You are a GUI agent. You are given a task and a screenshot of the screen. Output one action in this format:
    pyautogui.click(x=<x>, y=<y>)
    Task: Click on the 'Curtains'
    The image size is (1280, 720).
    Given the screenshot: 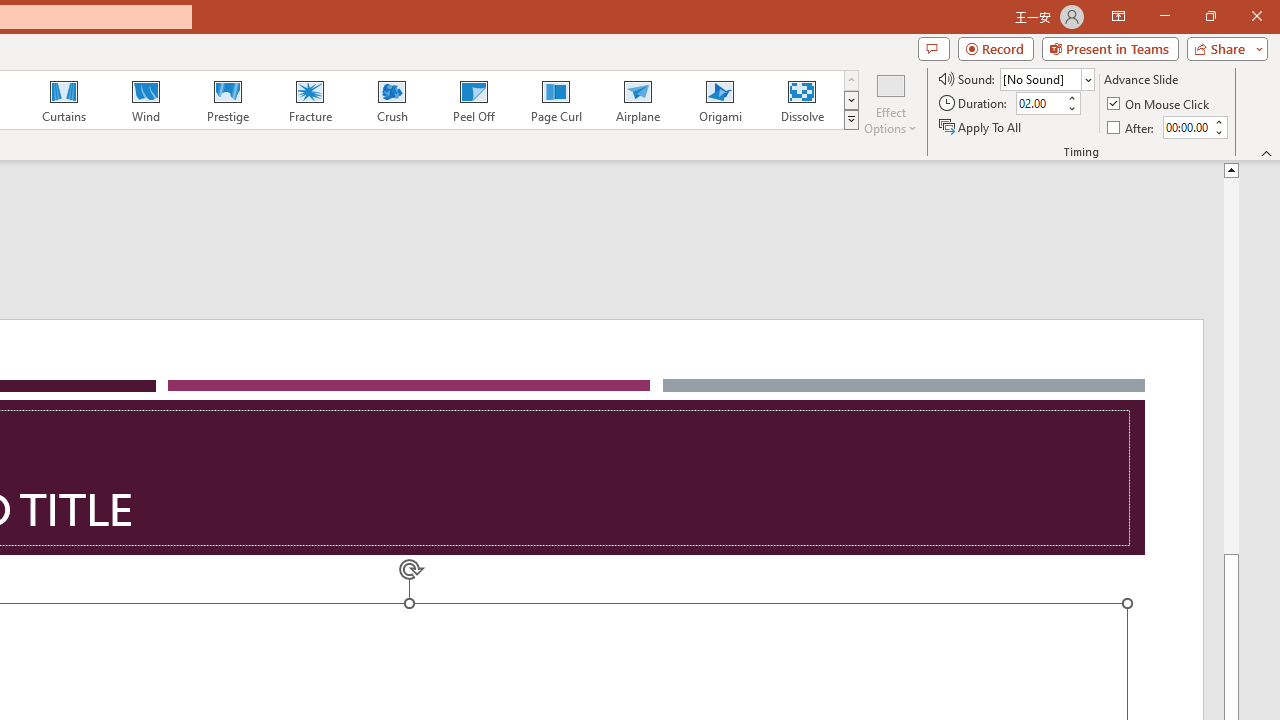 What is the action you would take?
    pyautogui.click(x=64, y=100)
    